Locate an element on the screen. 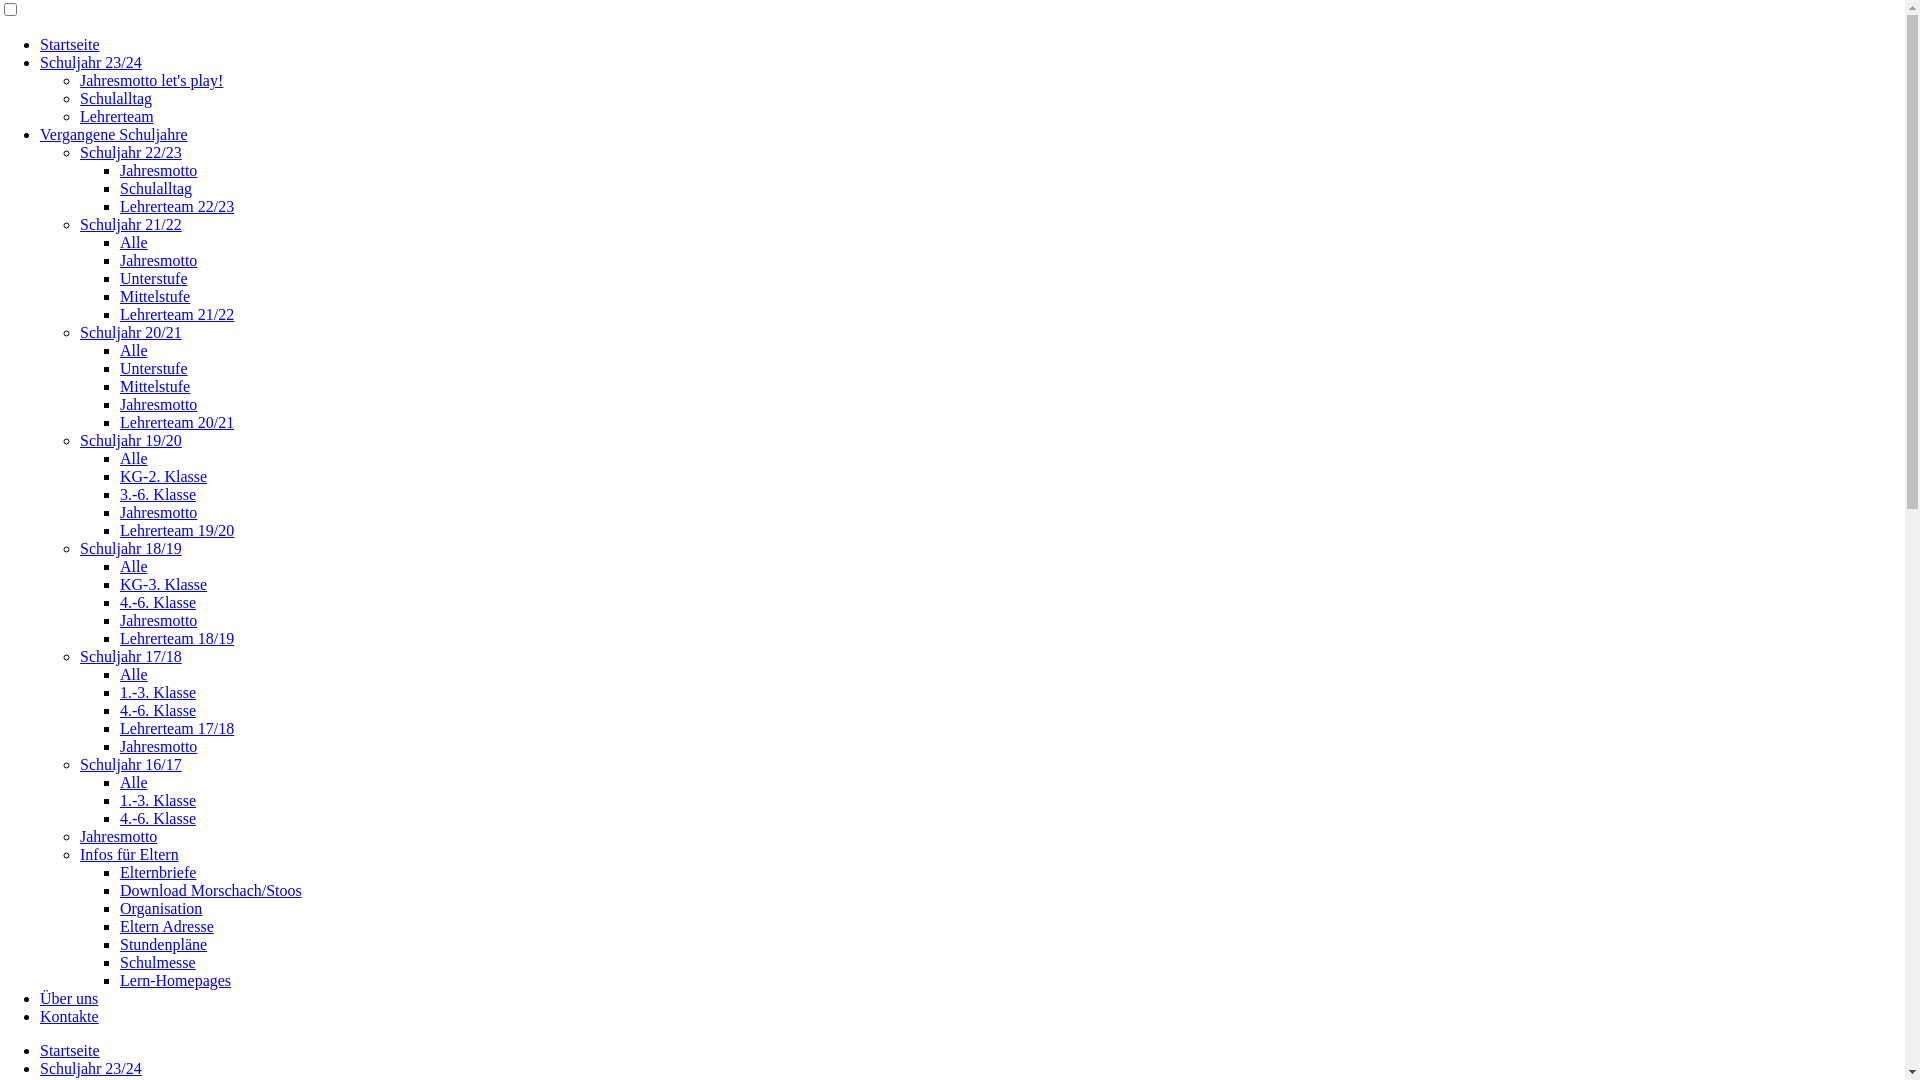 The width and height of the screenshot is (1920, 1080). 'KG-3. Klasse' is located at coordinates (119, 584).